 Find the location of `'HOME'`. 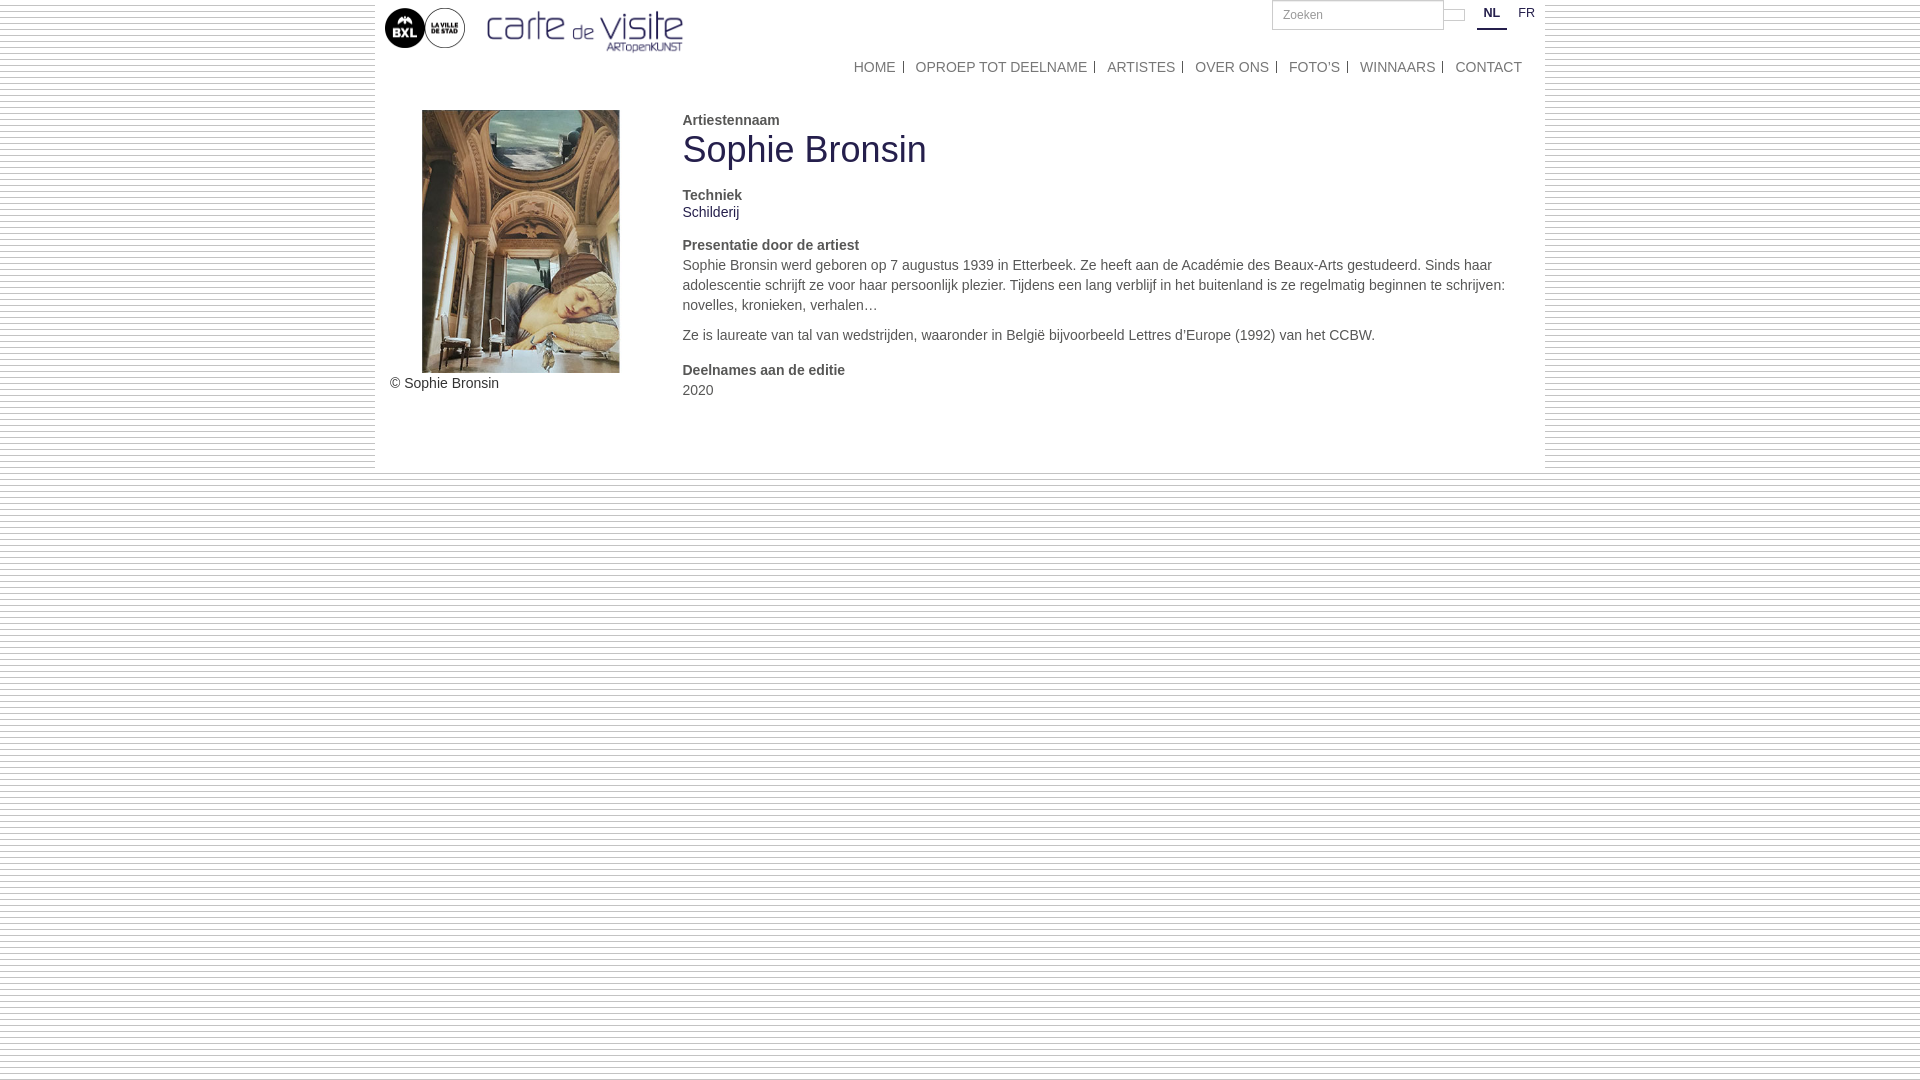

'HOME' is located at coordinates (874, 65).